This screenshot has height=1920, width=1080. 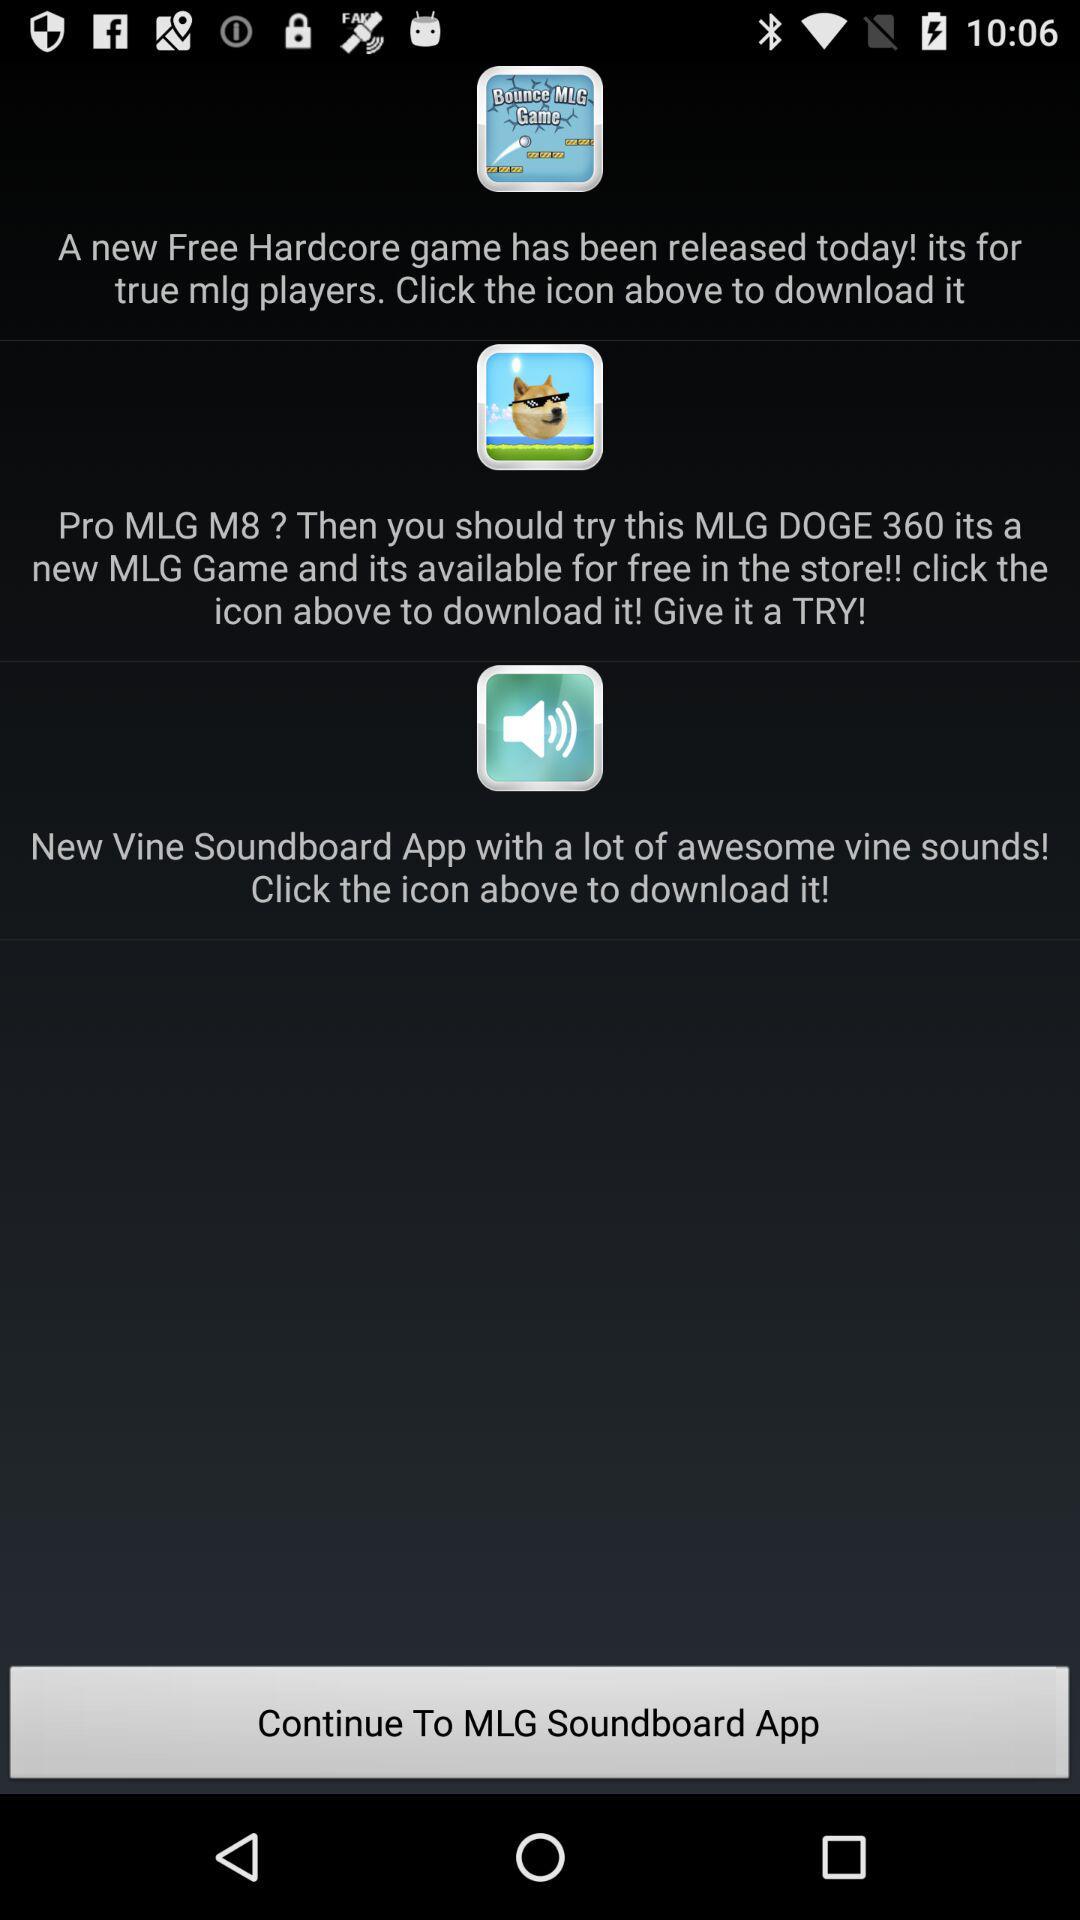 I want to click on the pro mlg m8 item, so click(x=540, y=565).